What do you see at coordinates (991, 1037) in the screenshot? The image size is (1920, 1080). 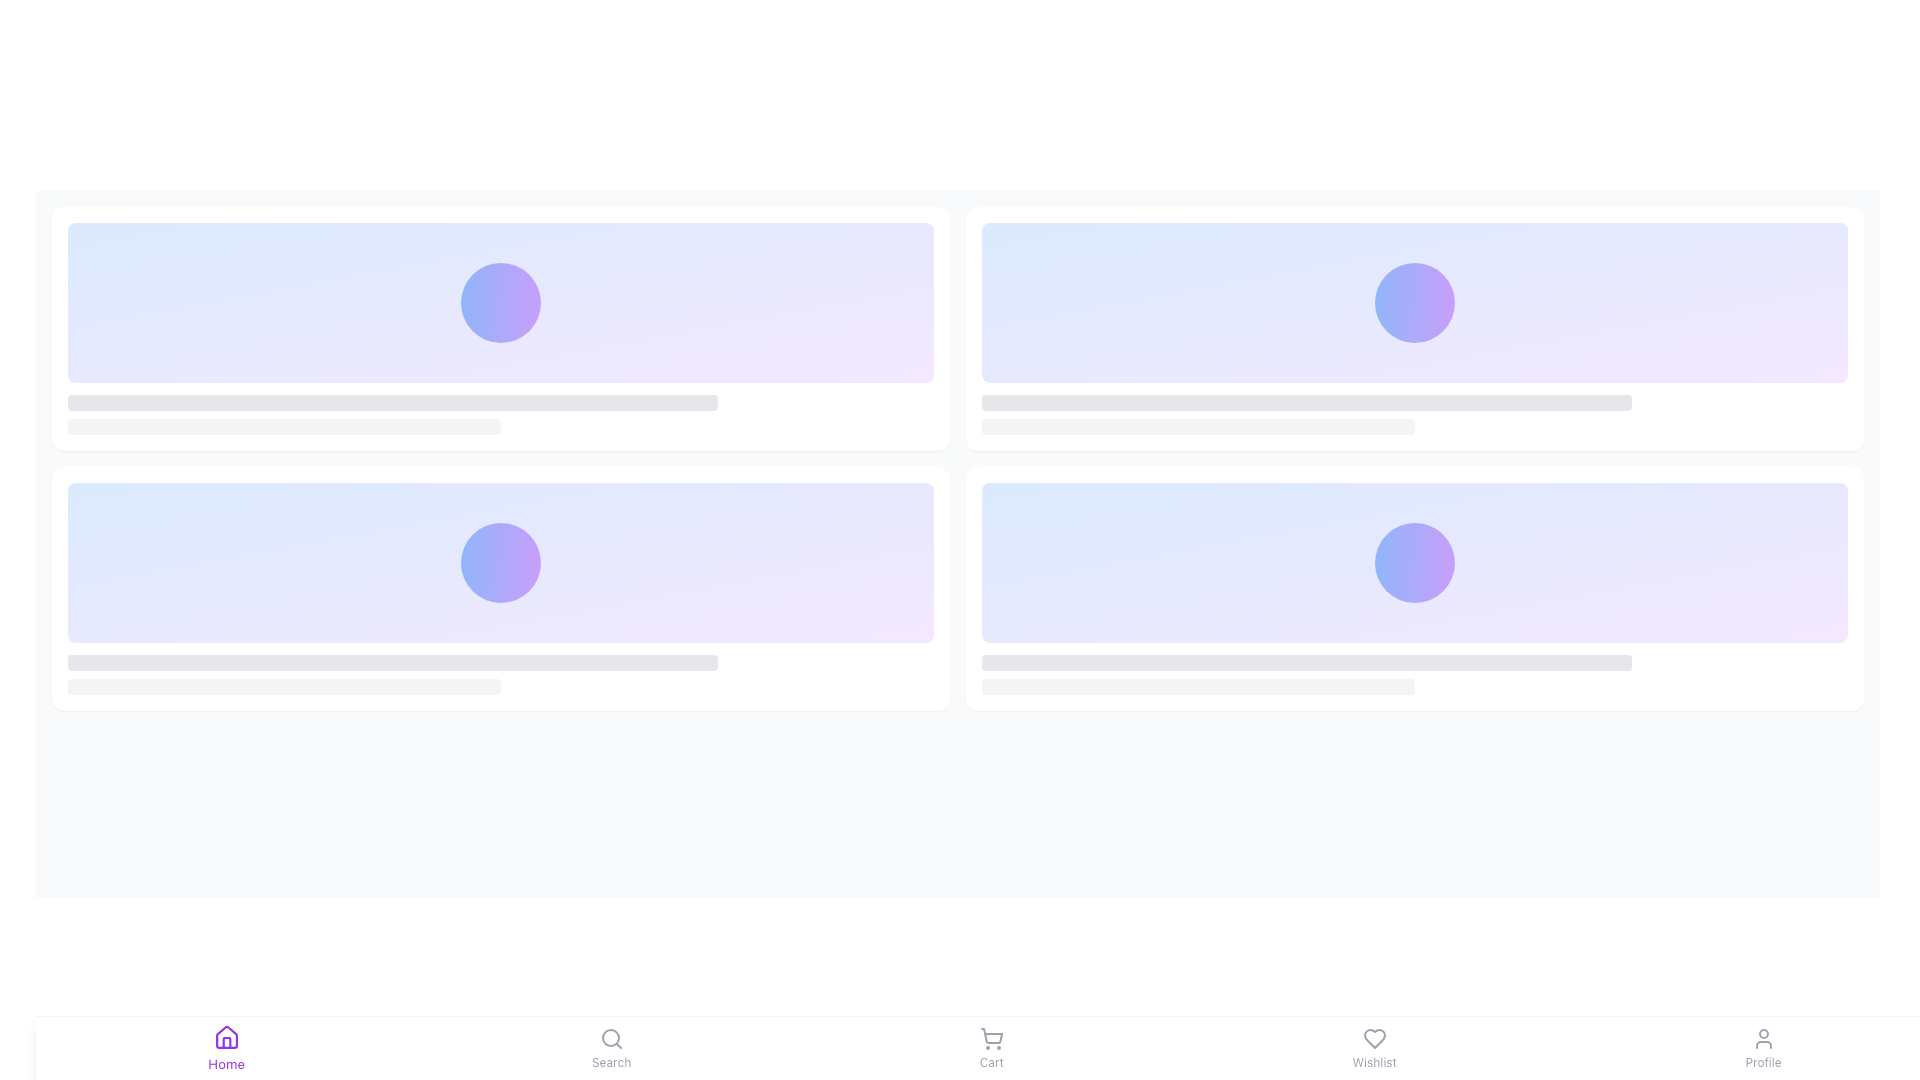 I see `the shopping cart icon located in the bottom navigation bar, specifically above the 'Cart' label` at bounding box center [991, 1037].